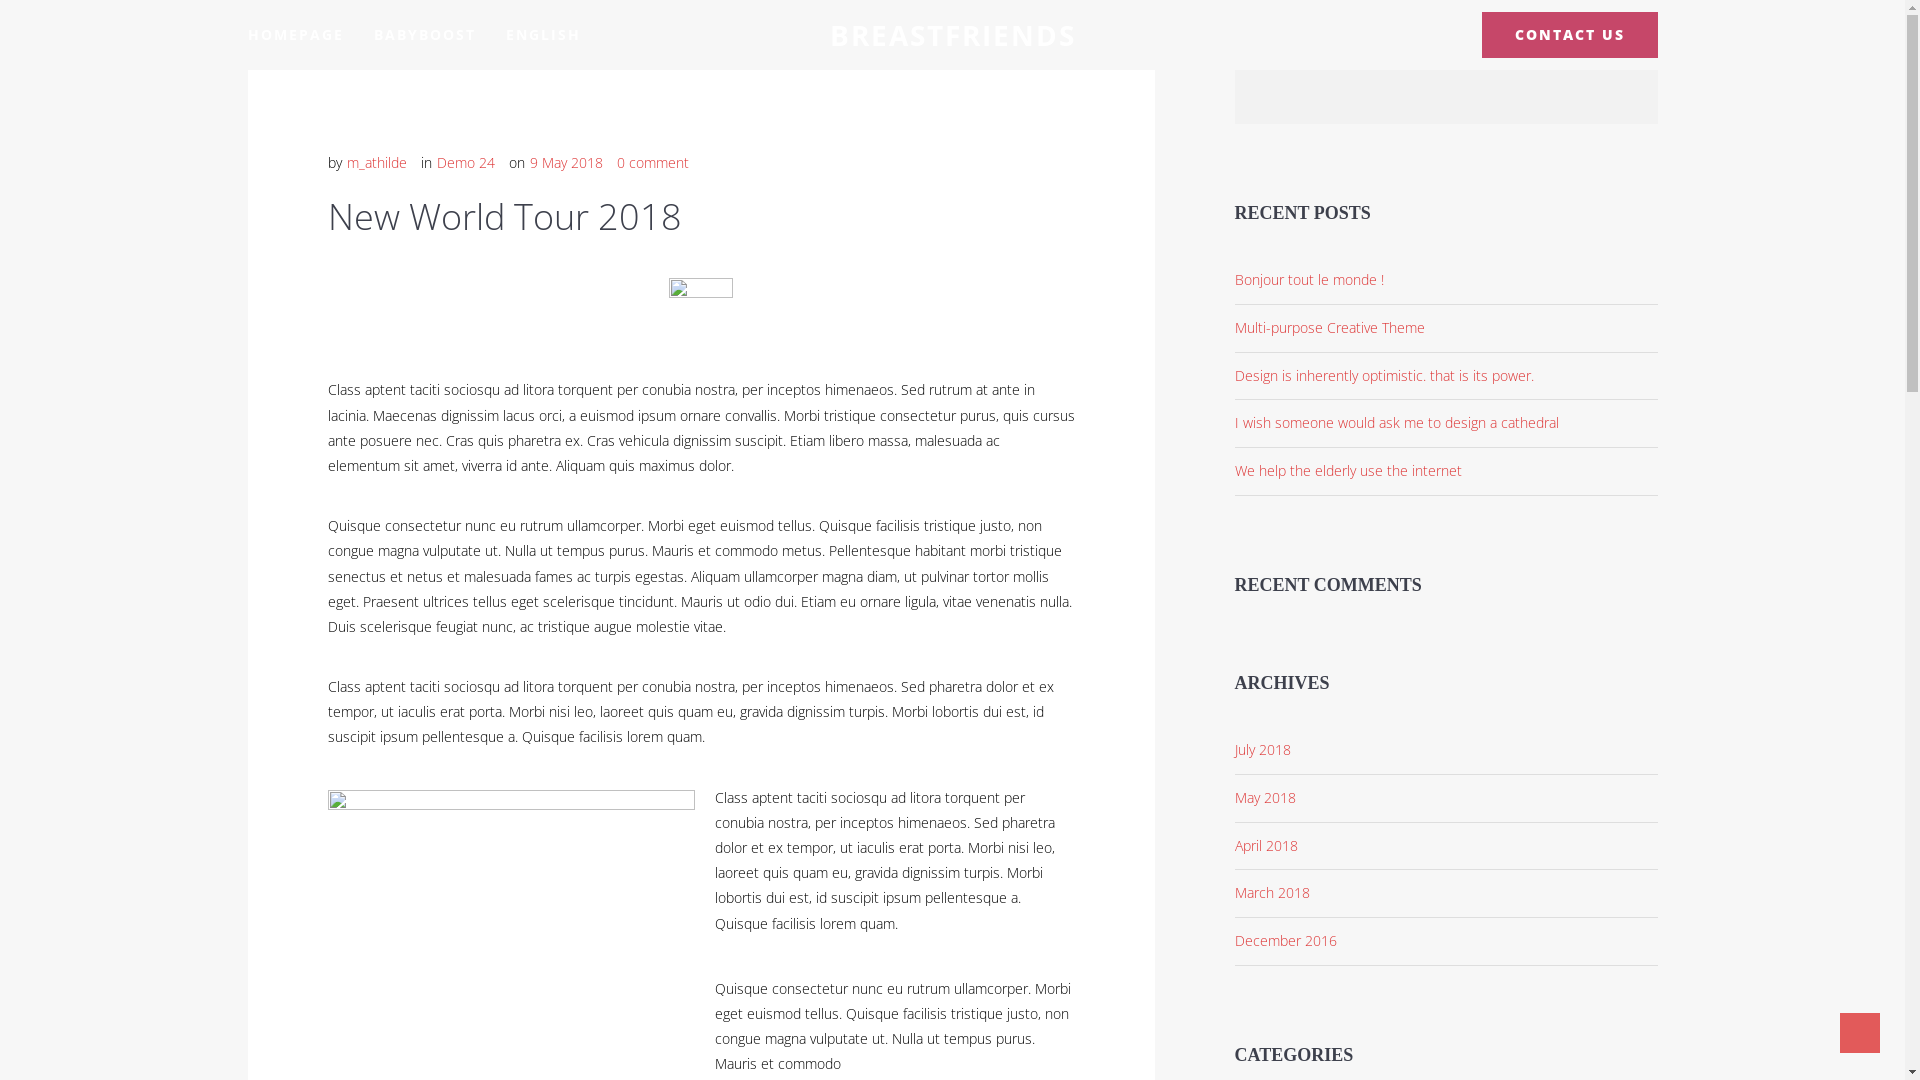 The height and width of the screenshot is (1080, 1920). Describe the element at coordinates (1440, 34) in the screenshot. I see `'Instagram'` at that location.